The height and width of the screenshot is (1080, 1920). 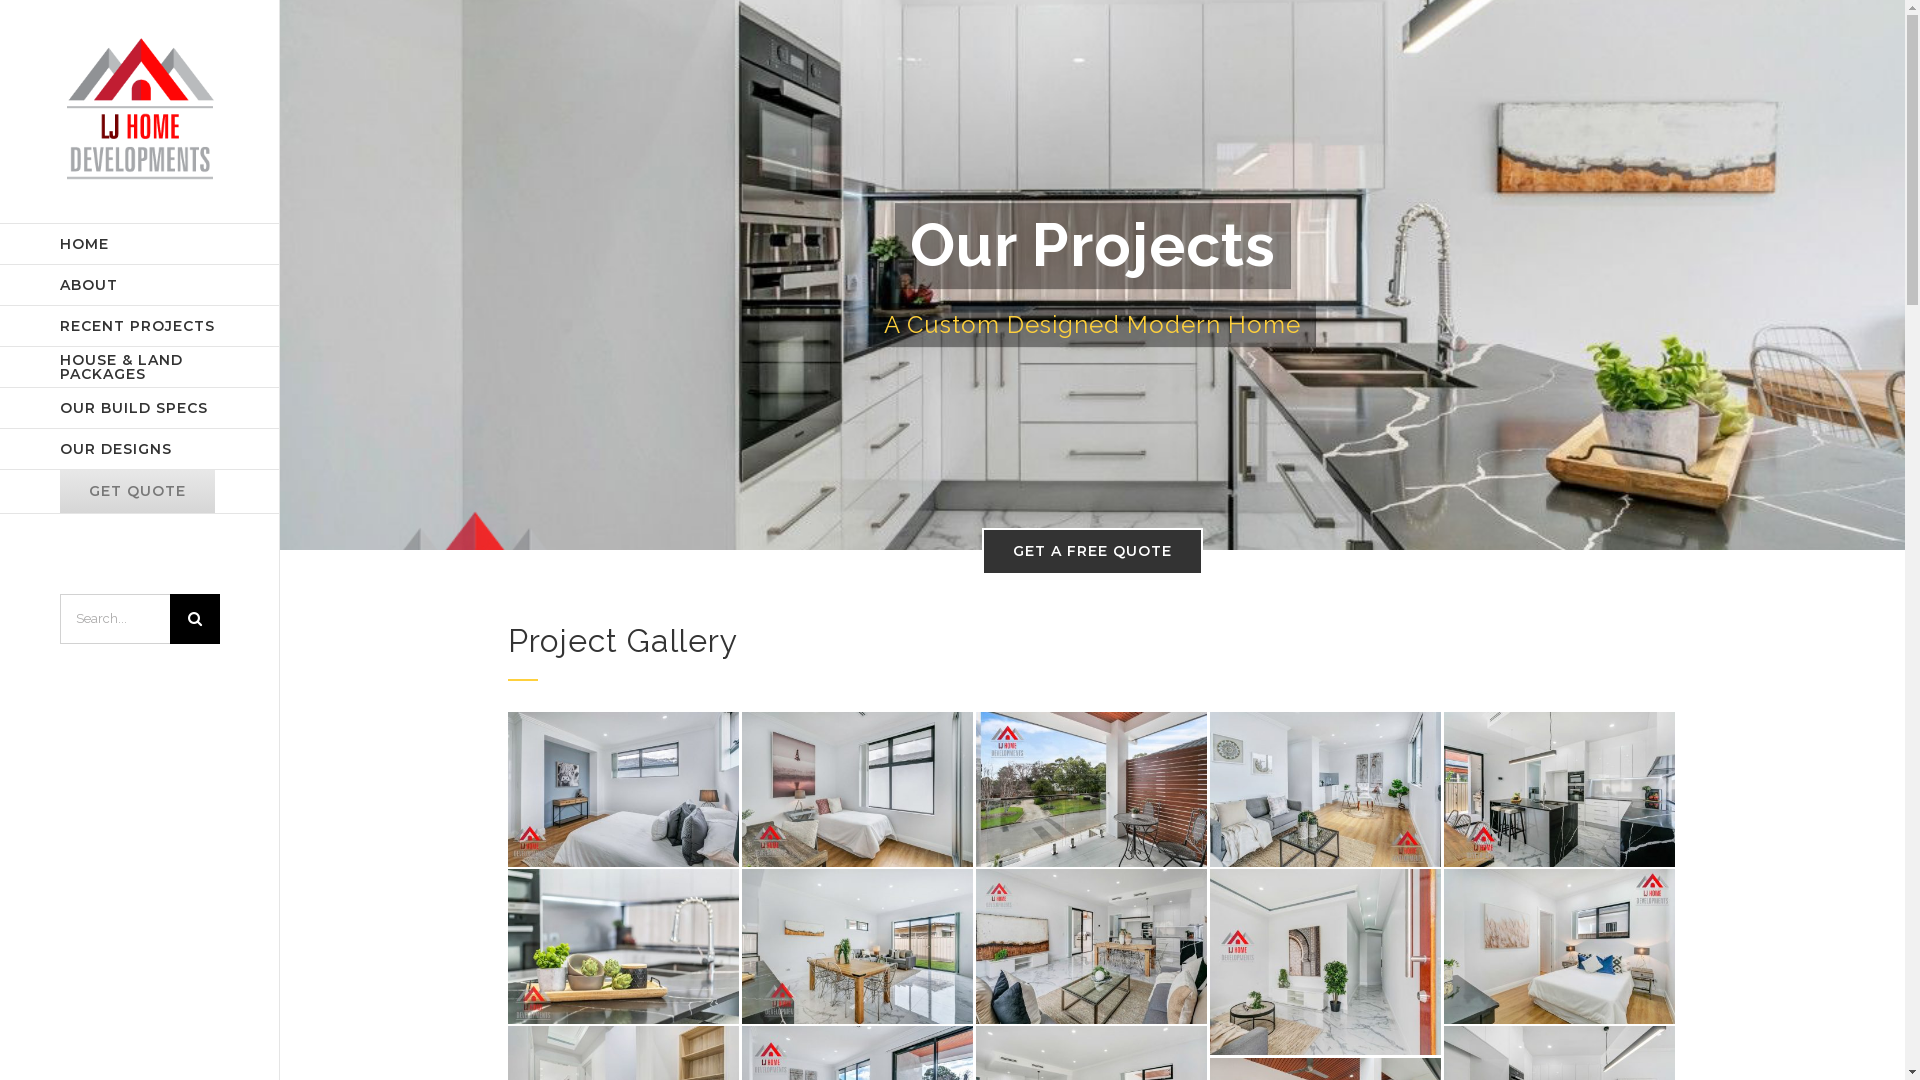 What do you see at coordinates (0, 492) in the screenshot?
I see `'GET QUOTE'` at bounding box center [0, 492].